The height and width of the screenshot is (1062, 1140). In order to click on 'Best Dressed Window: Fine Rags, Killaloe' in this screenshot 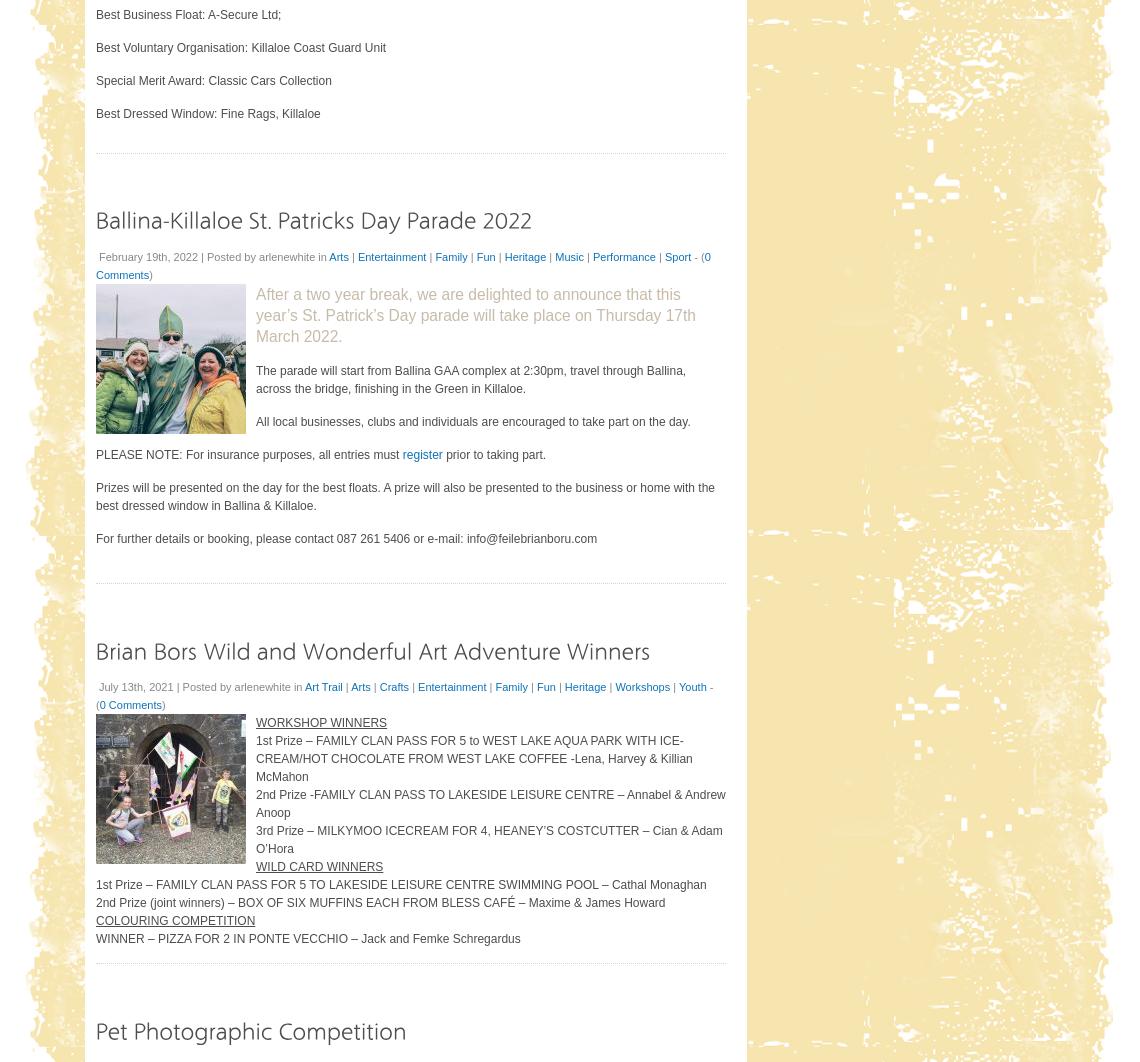, I will do `click(94, 112)`.